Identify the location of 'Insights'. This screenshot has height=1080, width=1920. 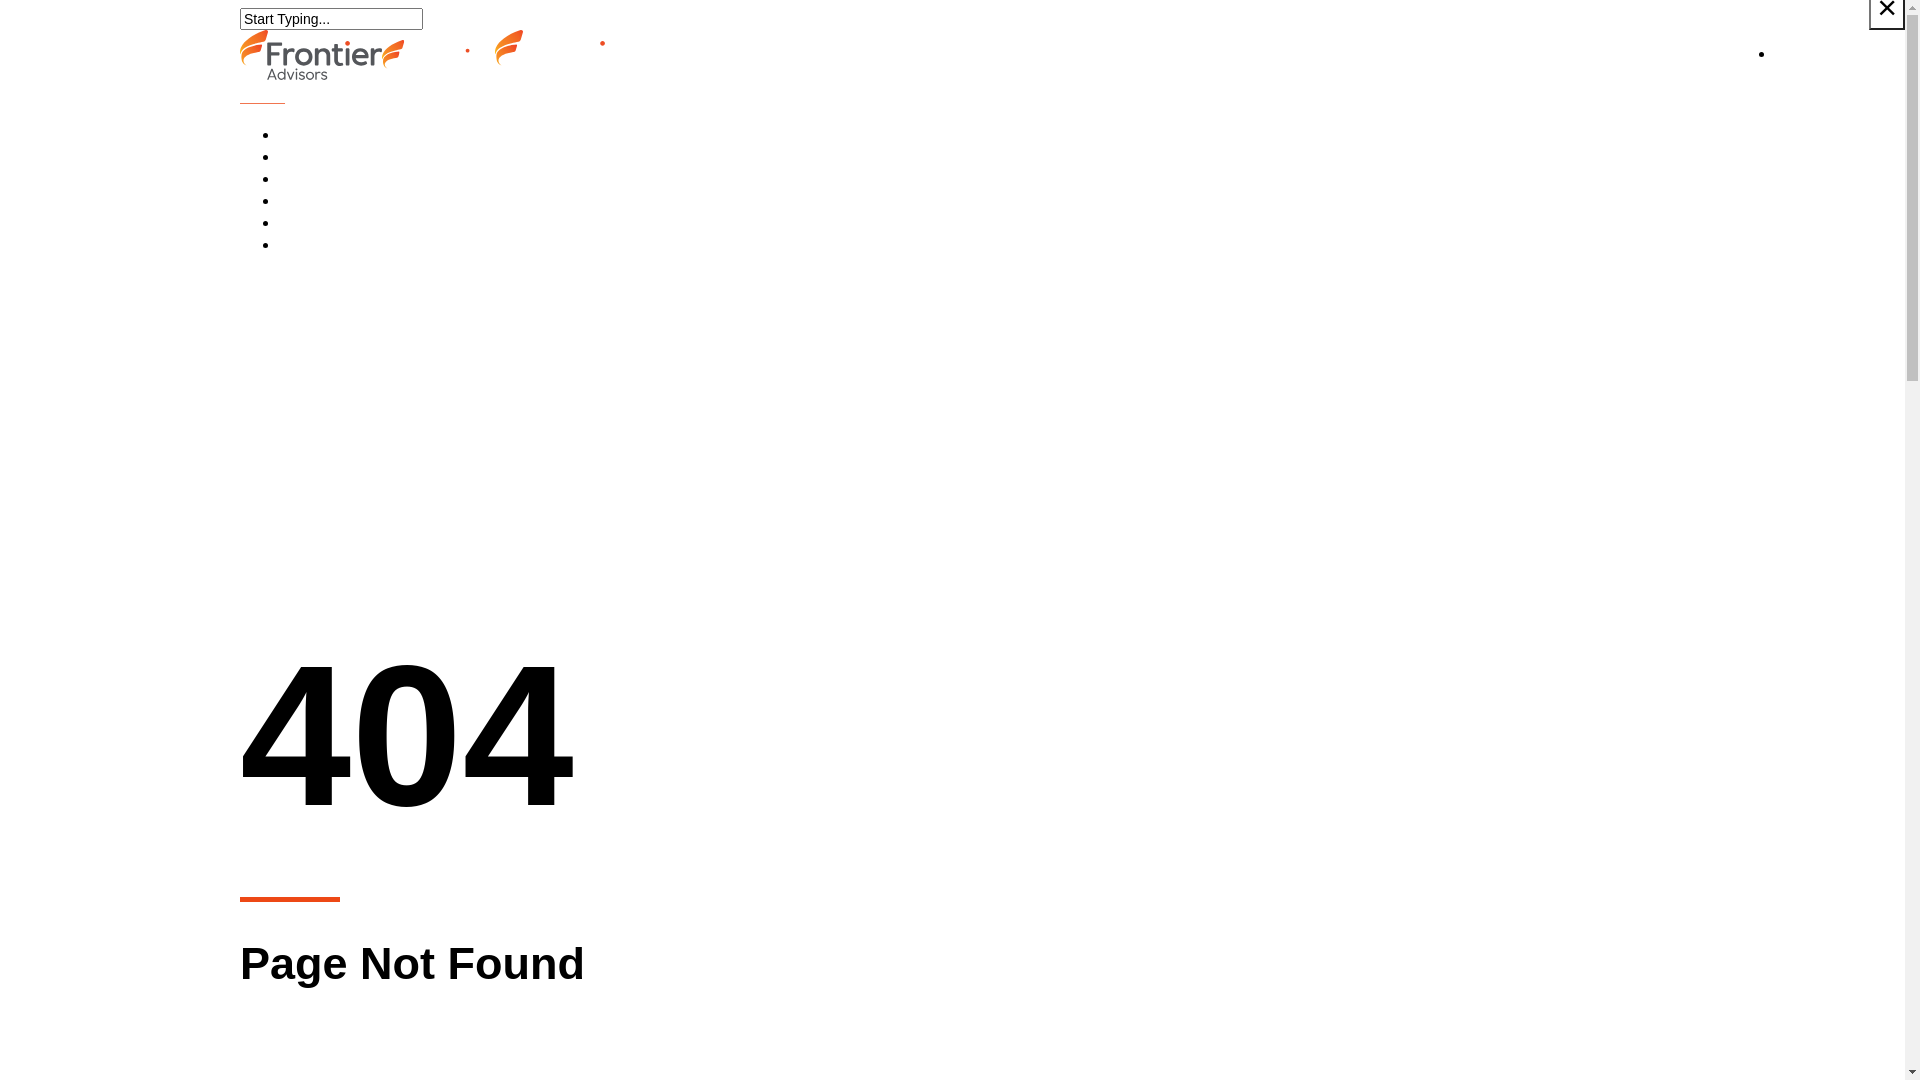
(278, 200).